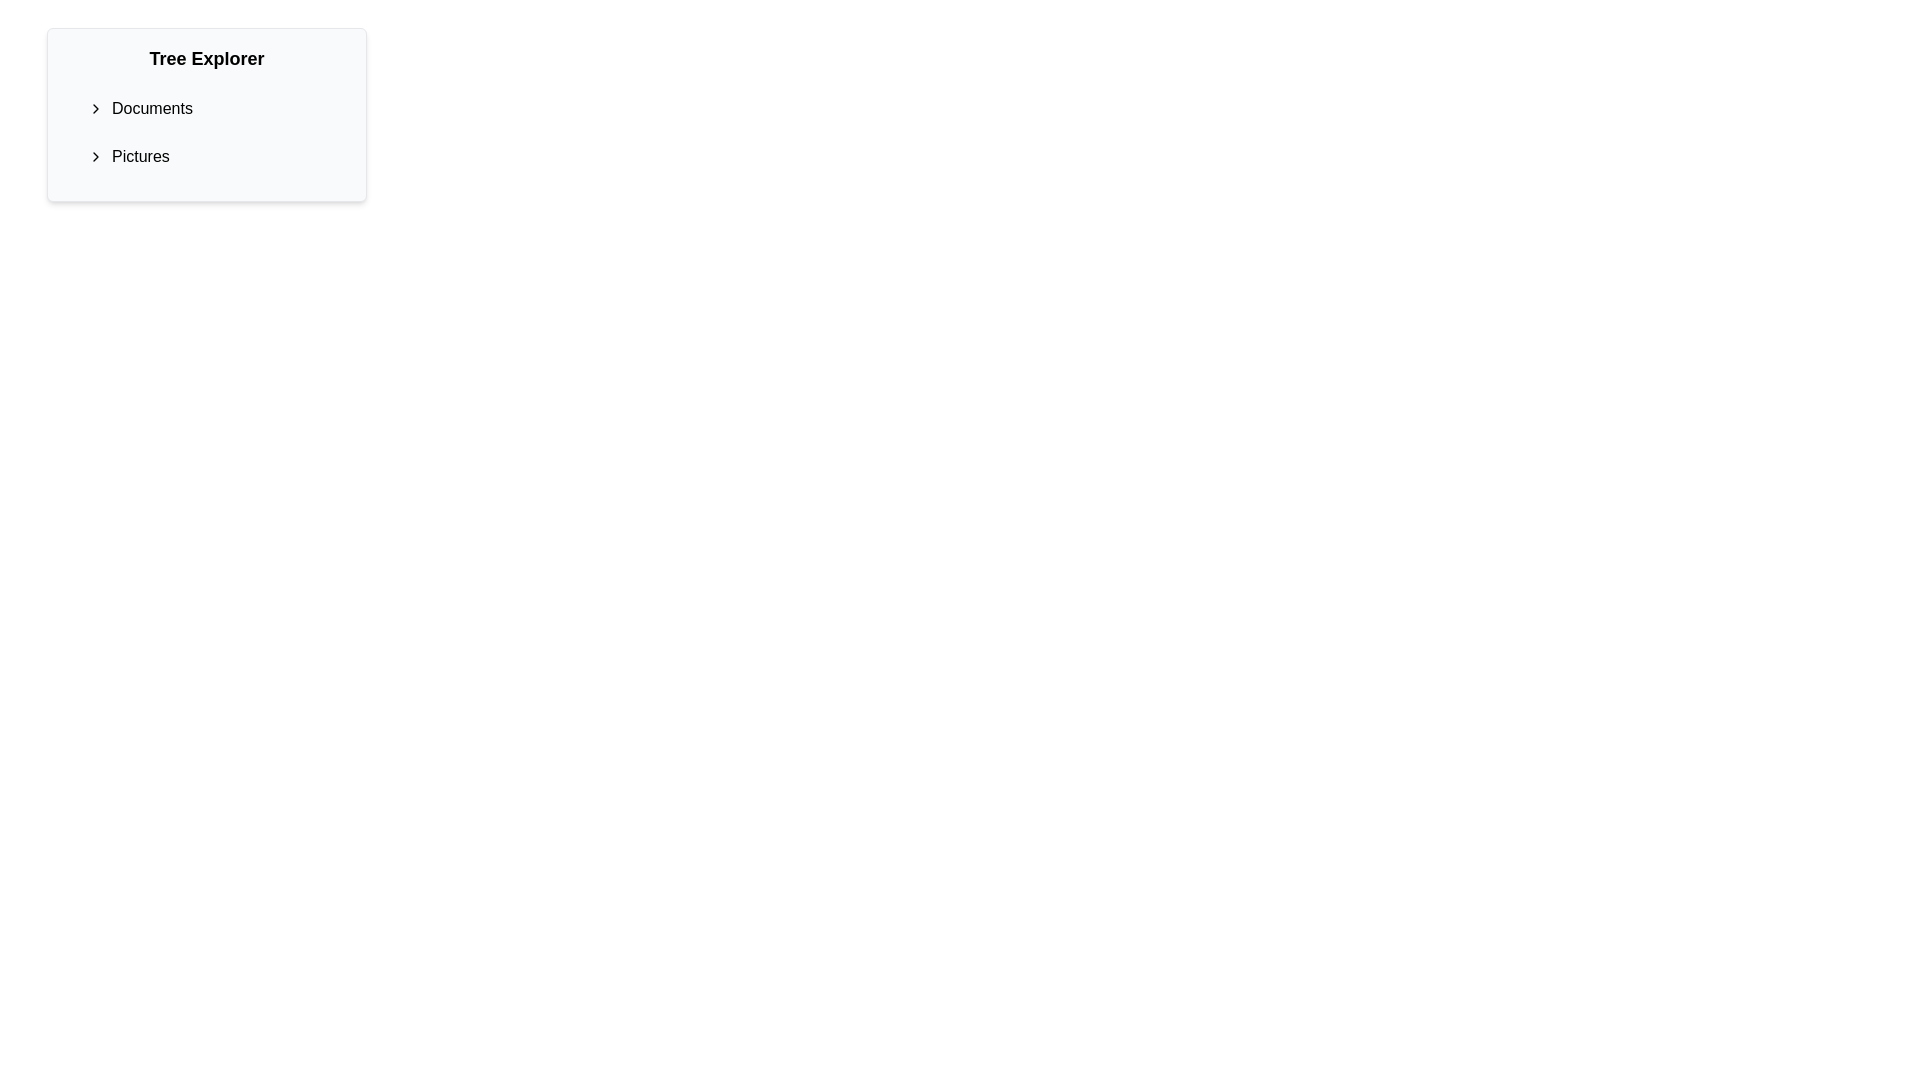  I want to click on the right-pointing chevron icon located to the left of the 'Documents' text, so click(99, 108).